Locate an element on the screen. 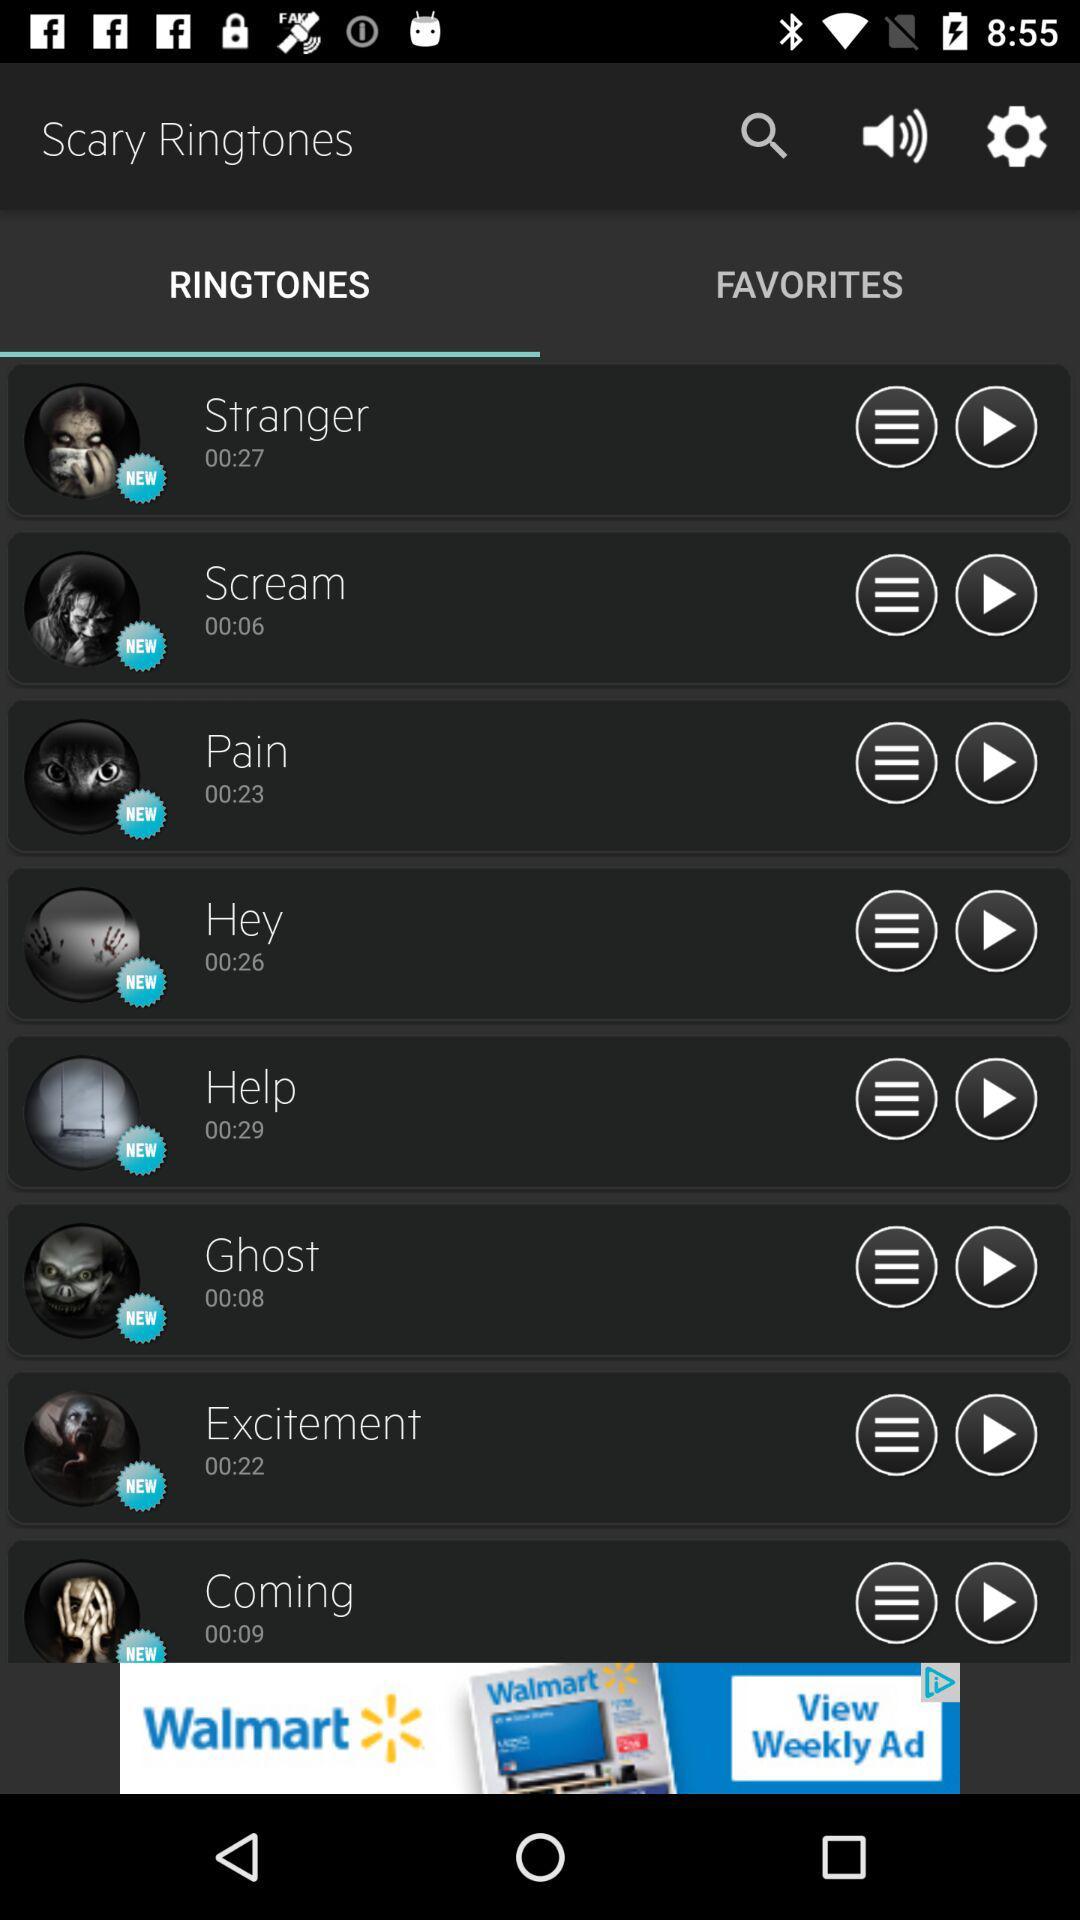  add is located at coordinates (540, 1727).